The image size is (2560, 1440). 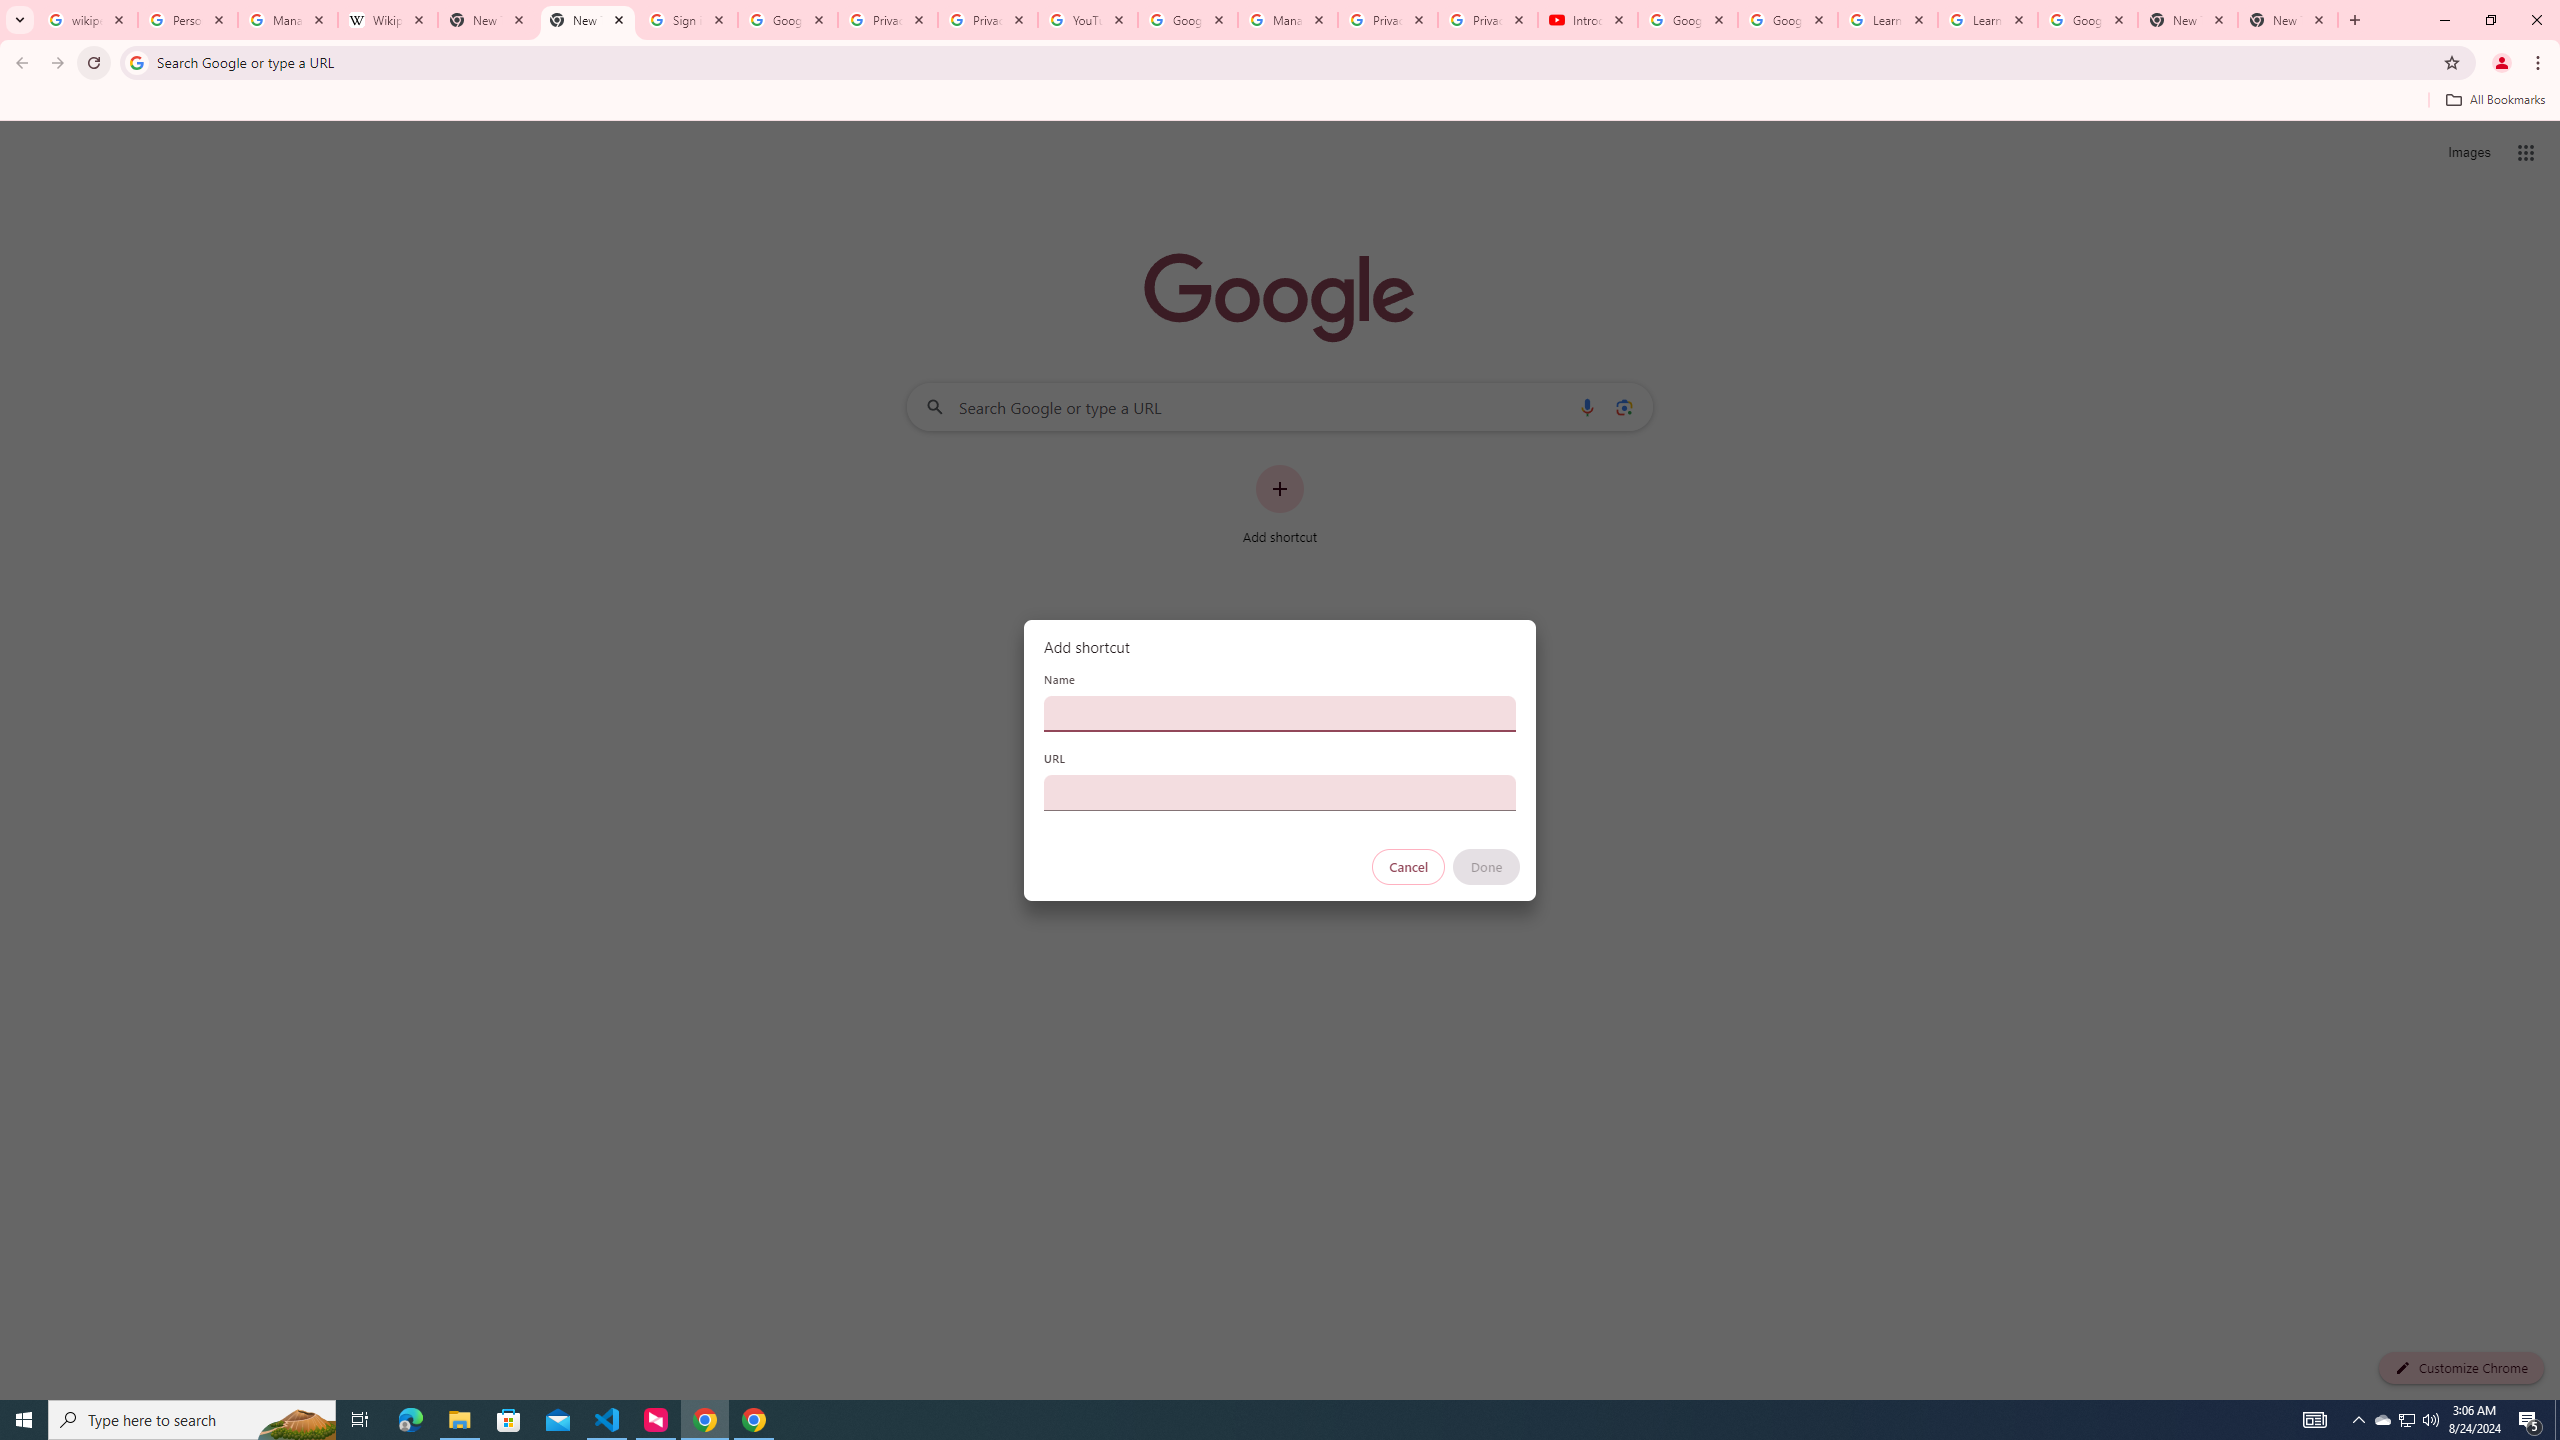 What do you see at coordinates (2188, 19) in the screenshot?
I see `'New Tab'` at bounding box center [2188, 19].